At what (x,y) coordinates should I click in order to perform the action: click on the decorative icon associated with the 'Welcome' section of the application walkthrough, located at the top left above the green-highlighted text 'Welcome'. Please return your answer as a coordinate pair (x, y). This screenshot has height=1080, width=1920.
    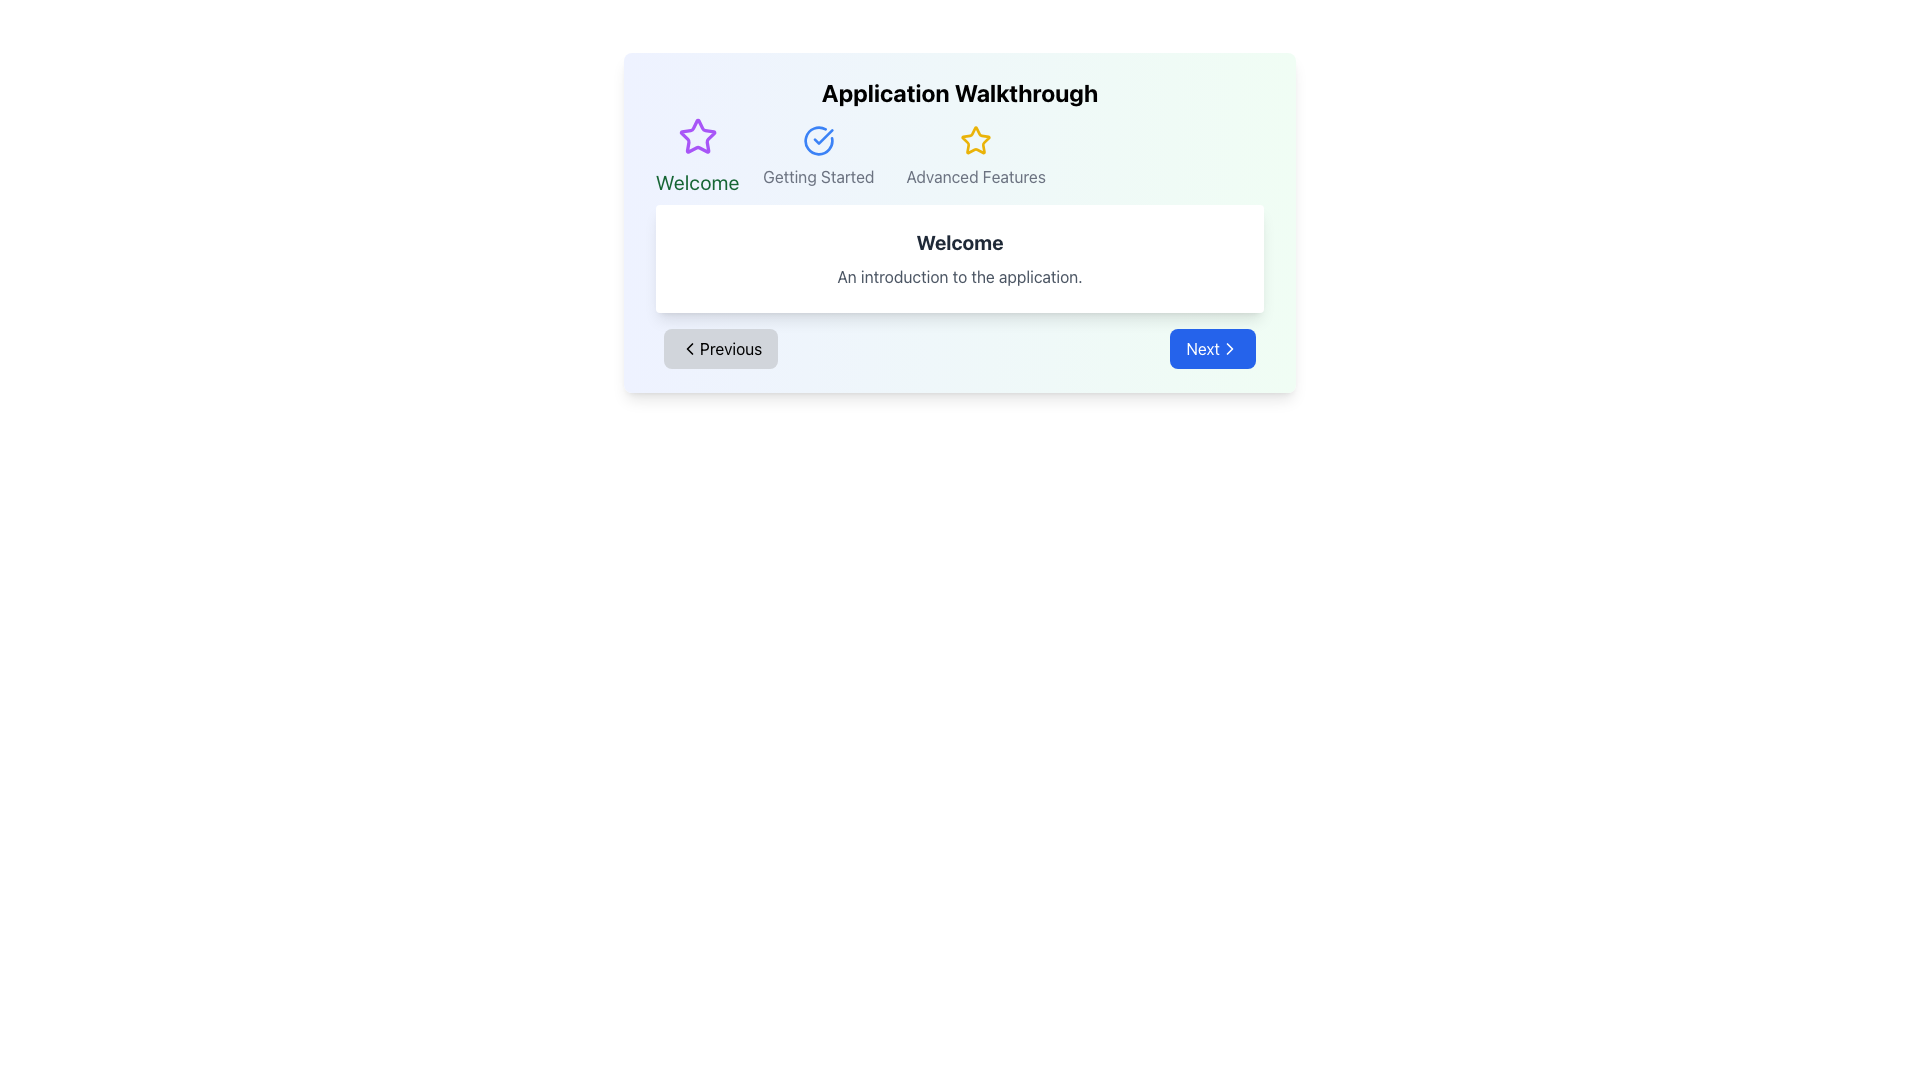
    Looking at the image, I should click on (697, 136).